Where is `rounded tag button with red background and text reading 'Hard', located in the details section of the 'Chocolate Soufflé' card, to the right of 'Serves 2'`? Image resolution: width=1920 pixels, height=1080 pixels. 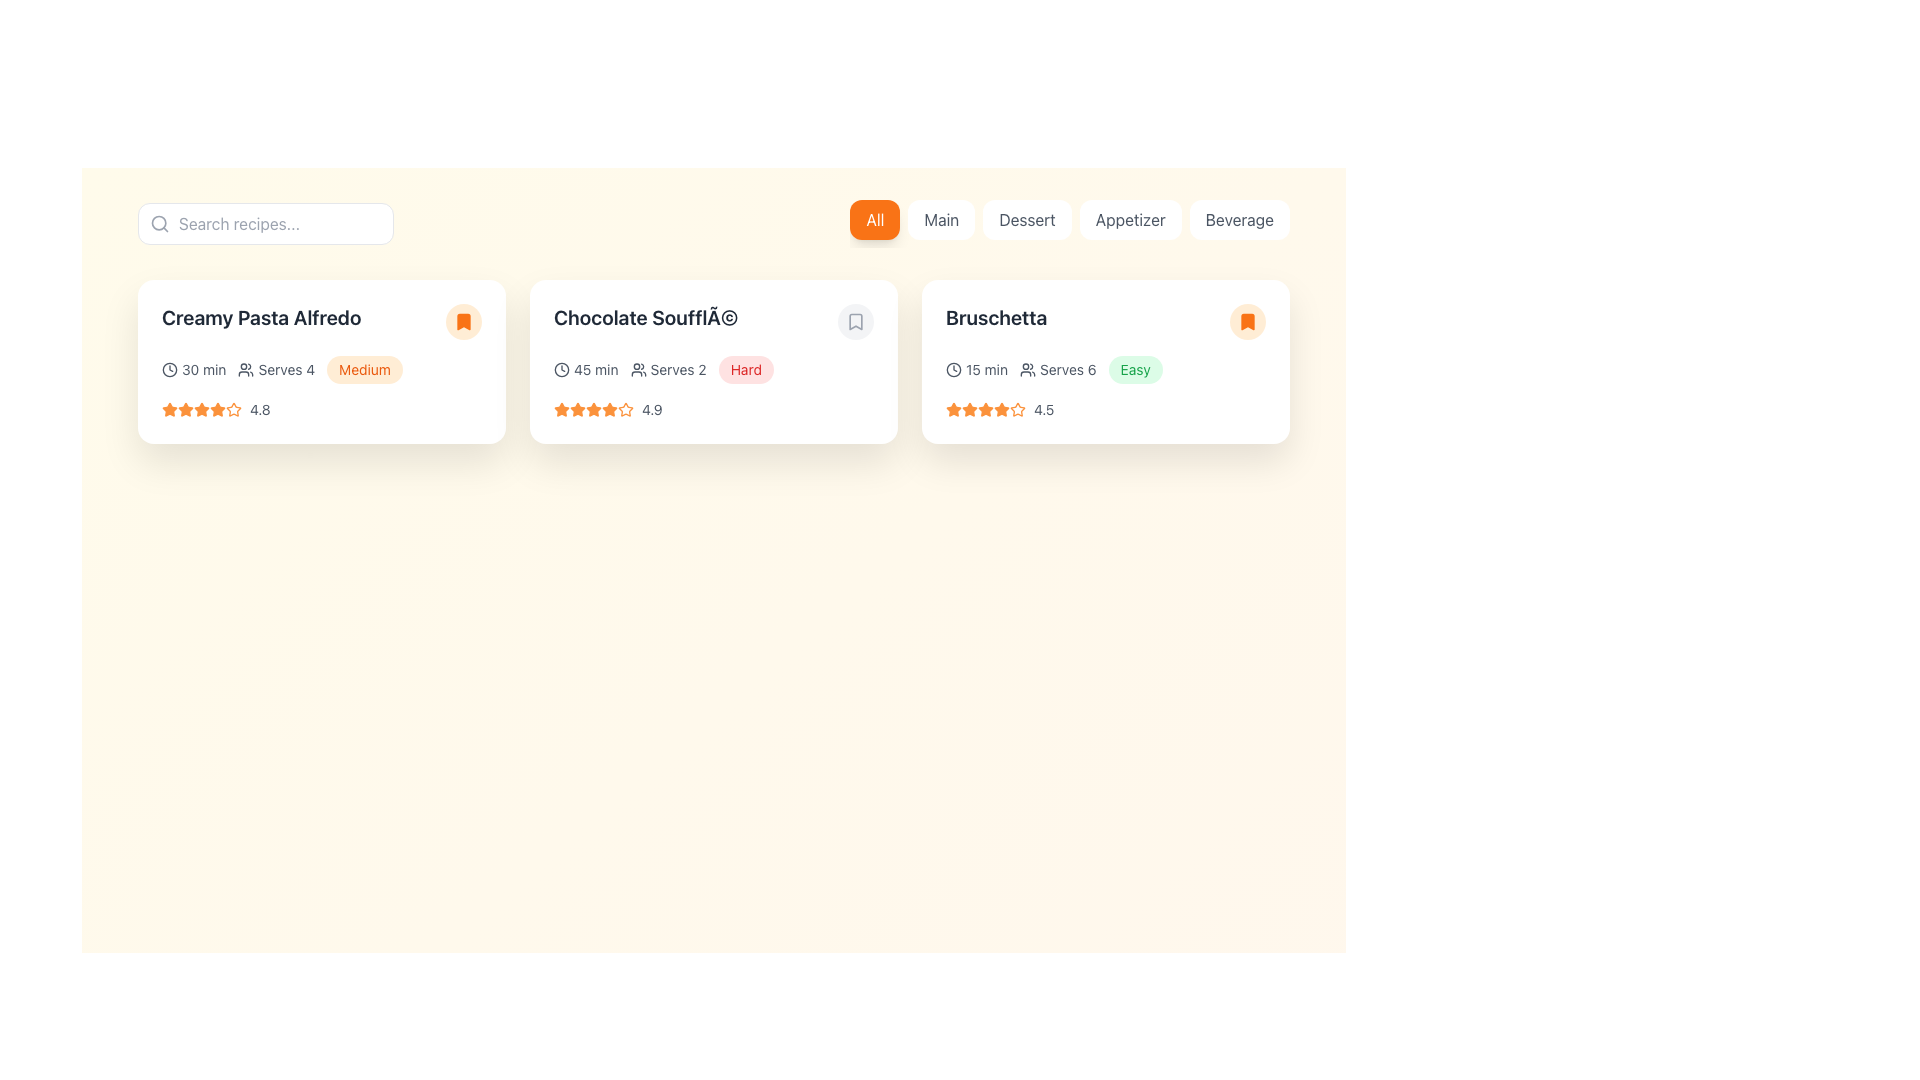
rounded tag button with red background and text reading 'Hard', located in the details section of the 'Chocolate Soufflé' card, to the right of 'Serves 2' is located at coordinates (745, 370).